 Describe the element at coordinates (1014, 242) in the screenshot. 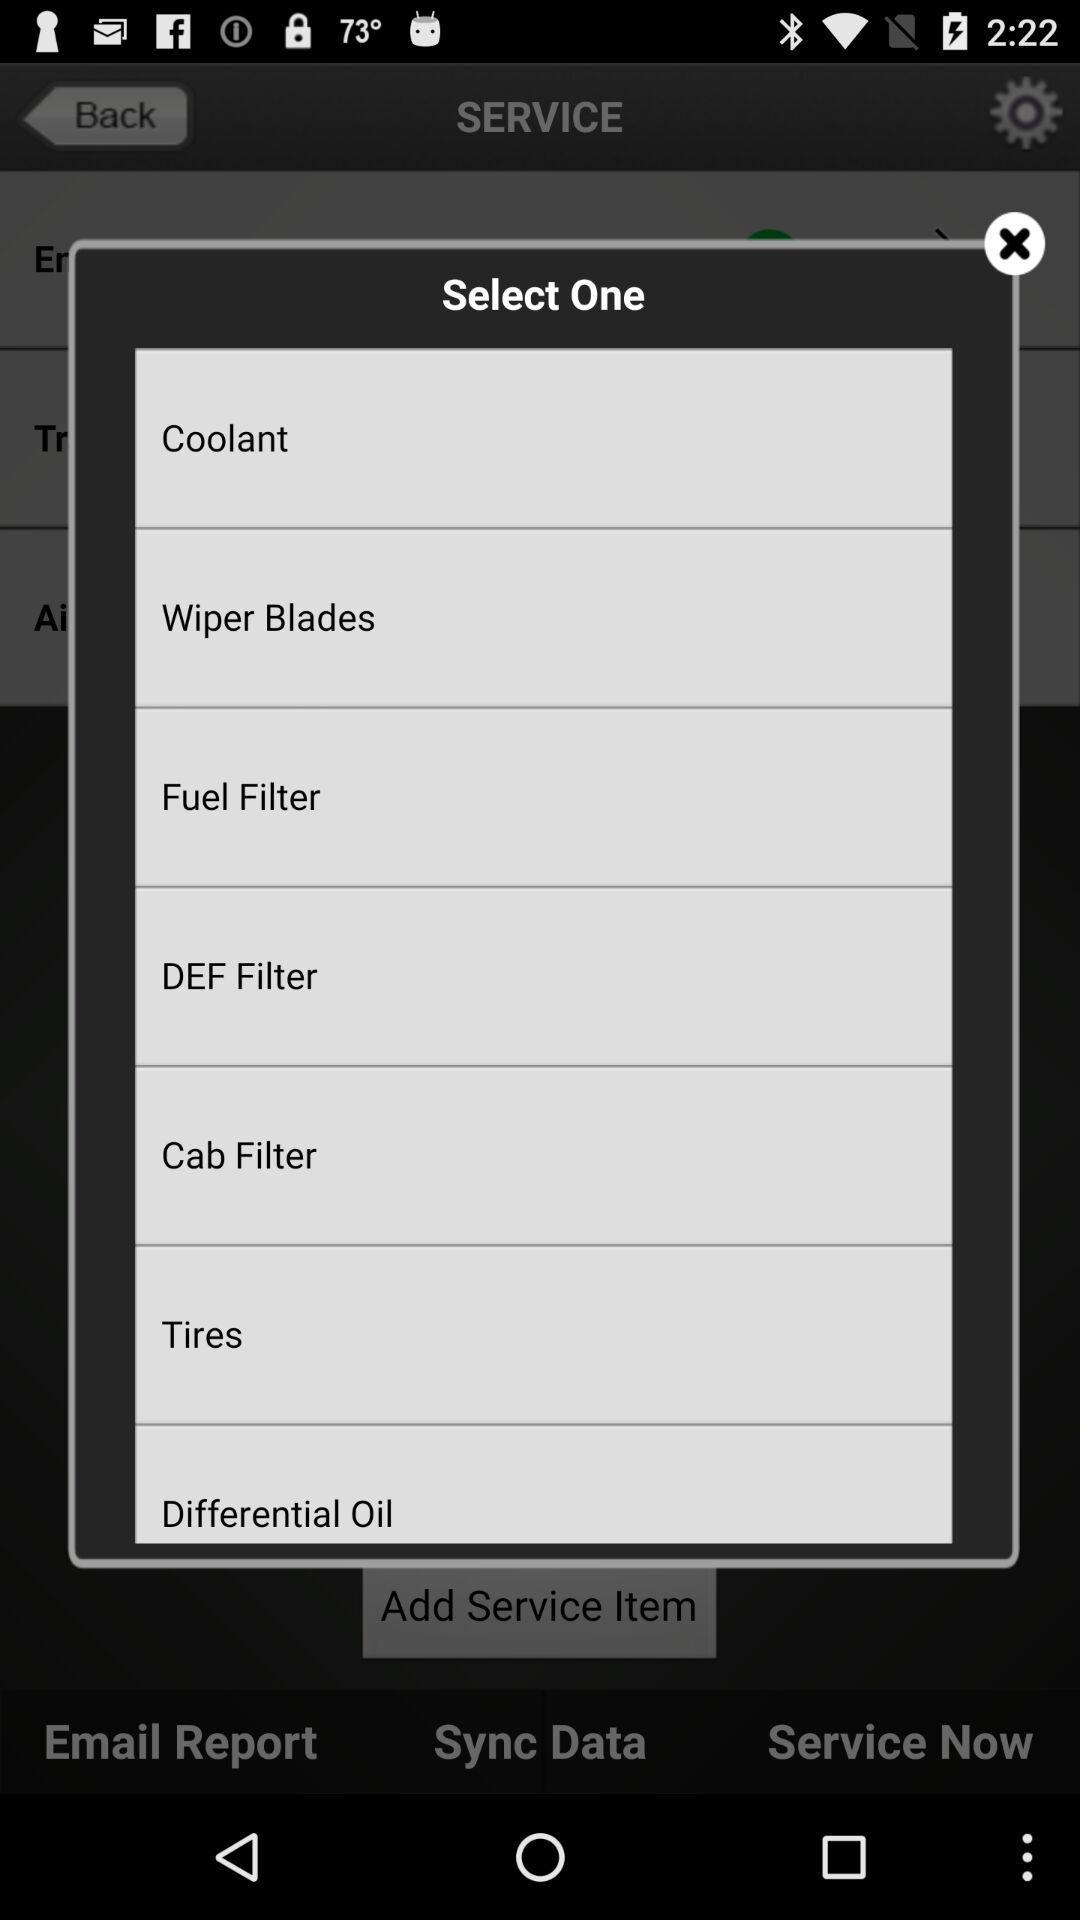

I see `app next to the select one app` at that location.